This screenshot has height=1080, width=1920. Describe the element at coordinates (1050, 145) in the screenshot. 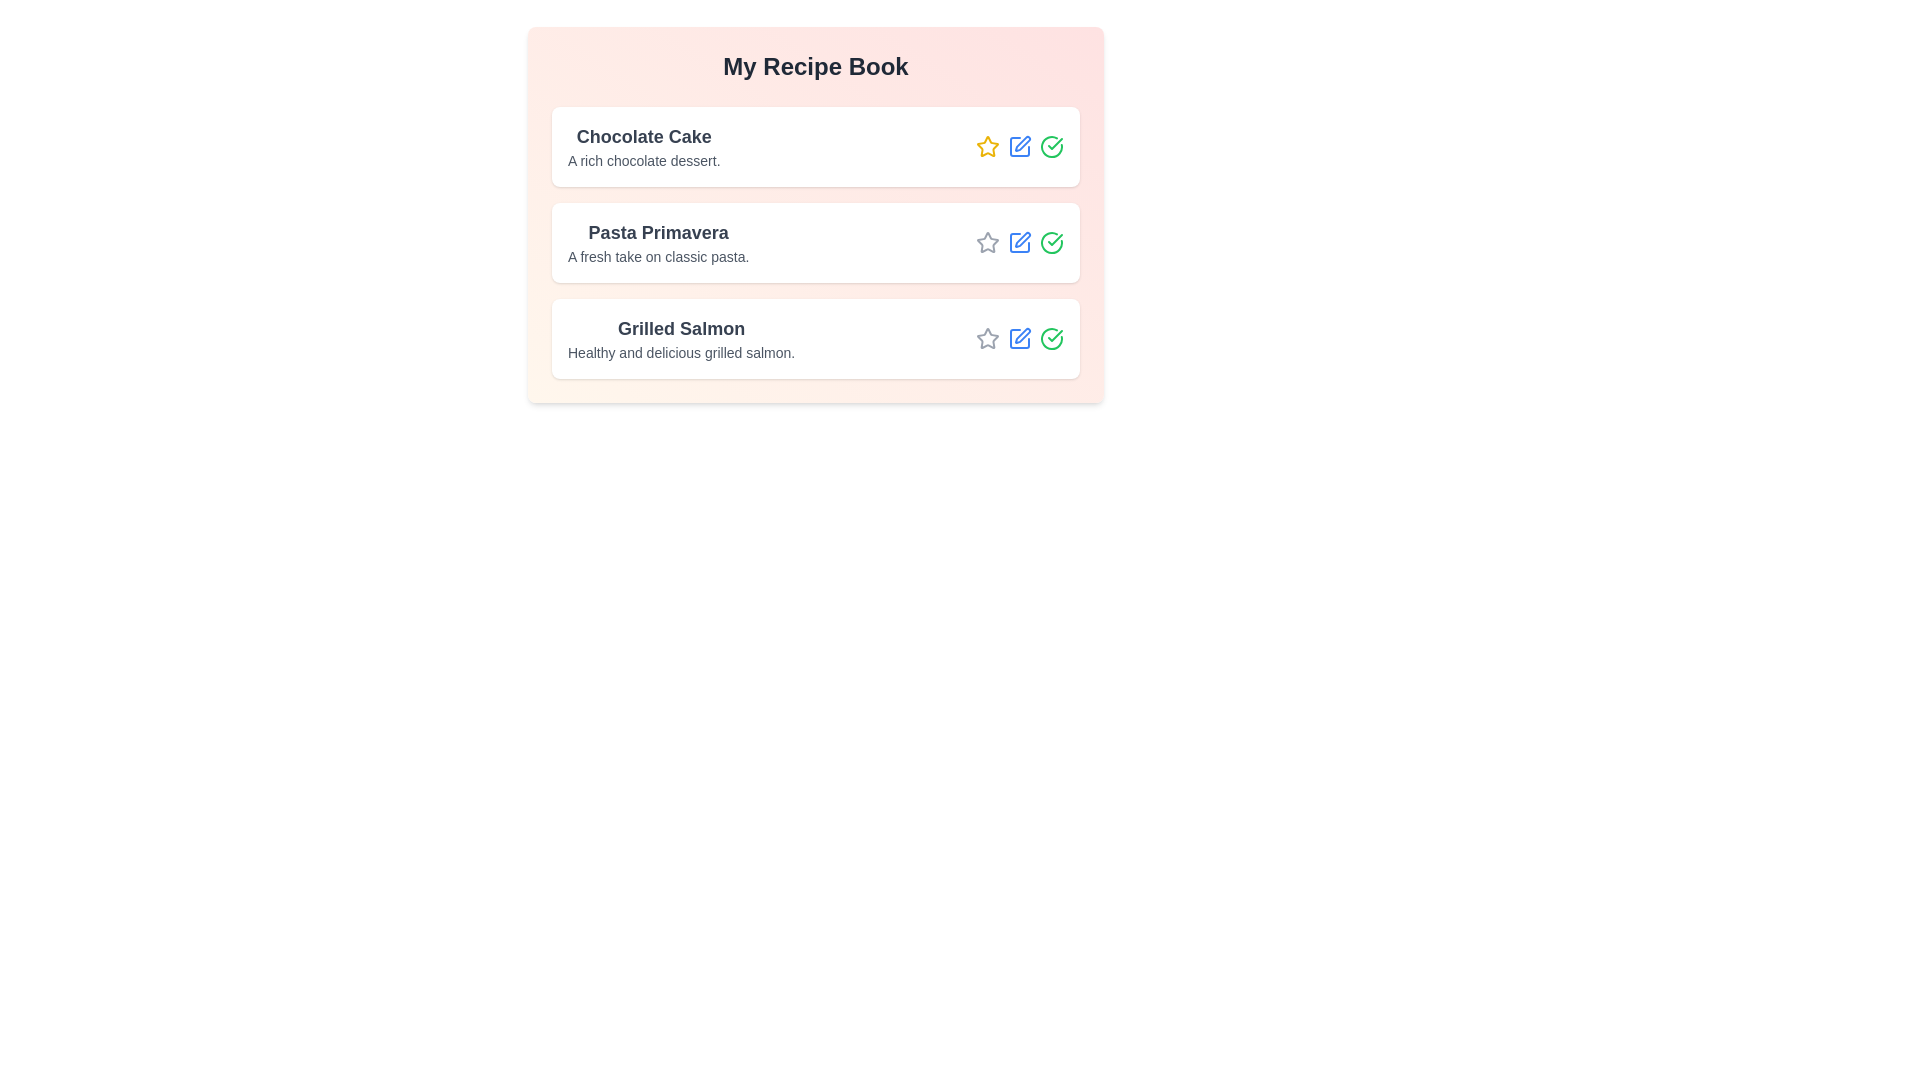

I see `checkmark icon for the recipe titled Chocolate Cake to mark it as completed` at that location.